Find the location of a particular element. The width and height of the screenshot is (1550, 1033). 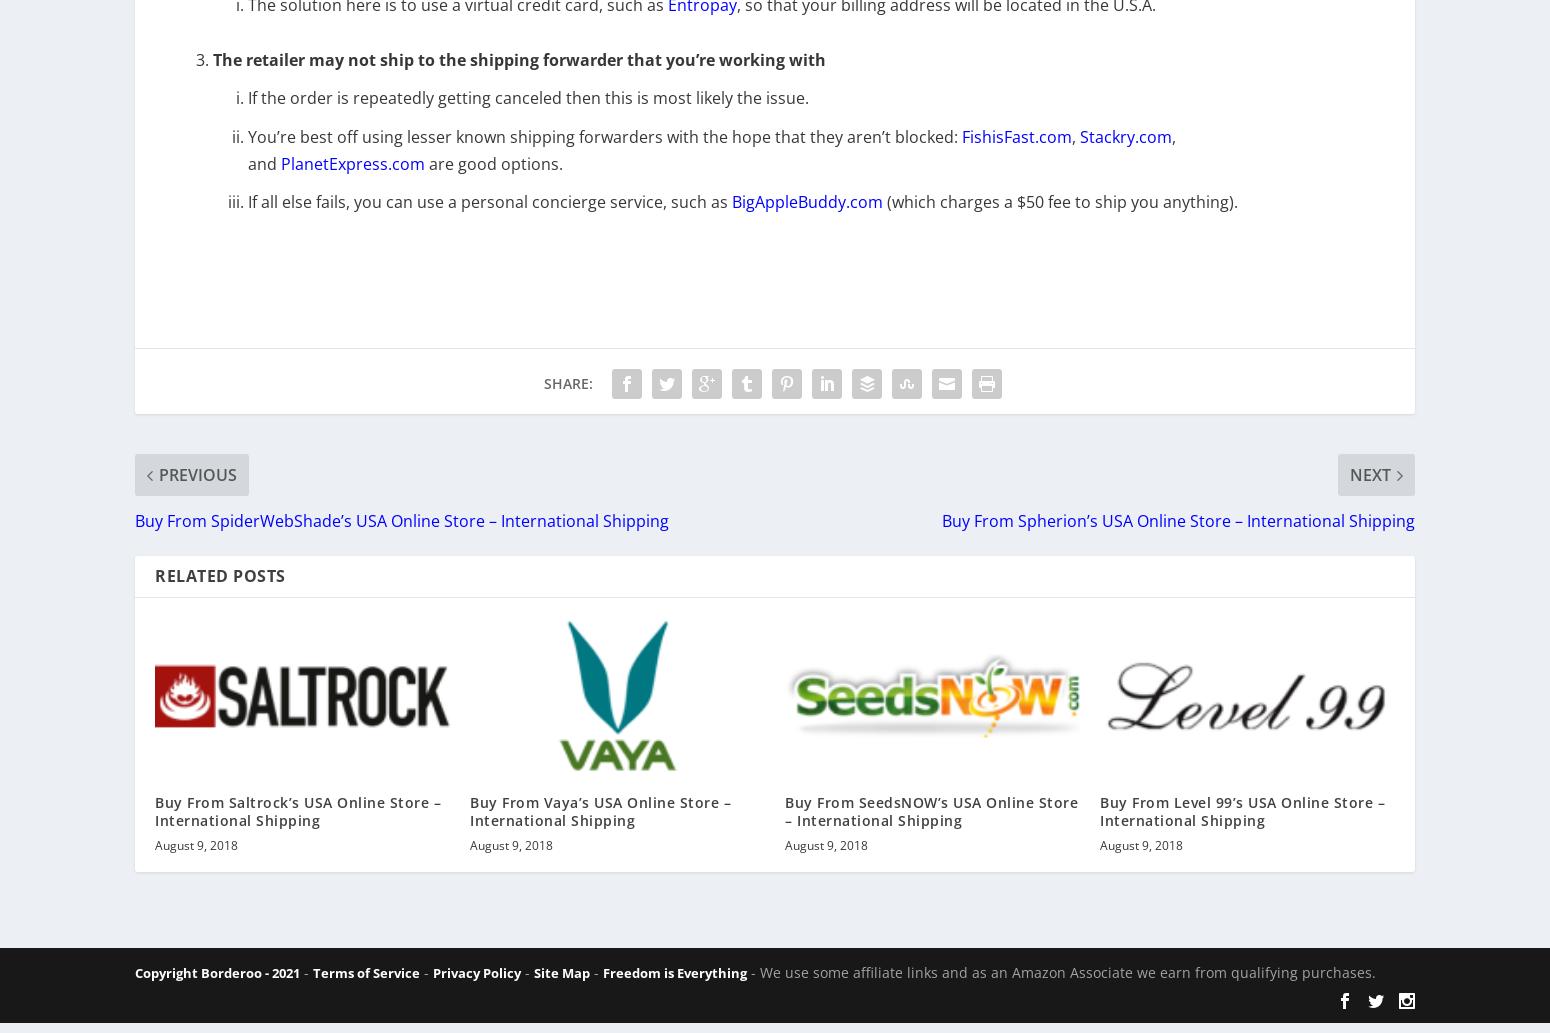

'Buy From SeedsNOW’s USA Online Store – International Shipping' is located at coordinates (784, 825).